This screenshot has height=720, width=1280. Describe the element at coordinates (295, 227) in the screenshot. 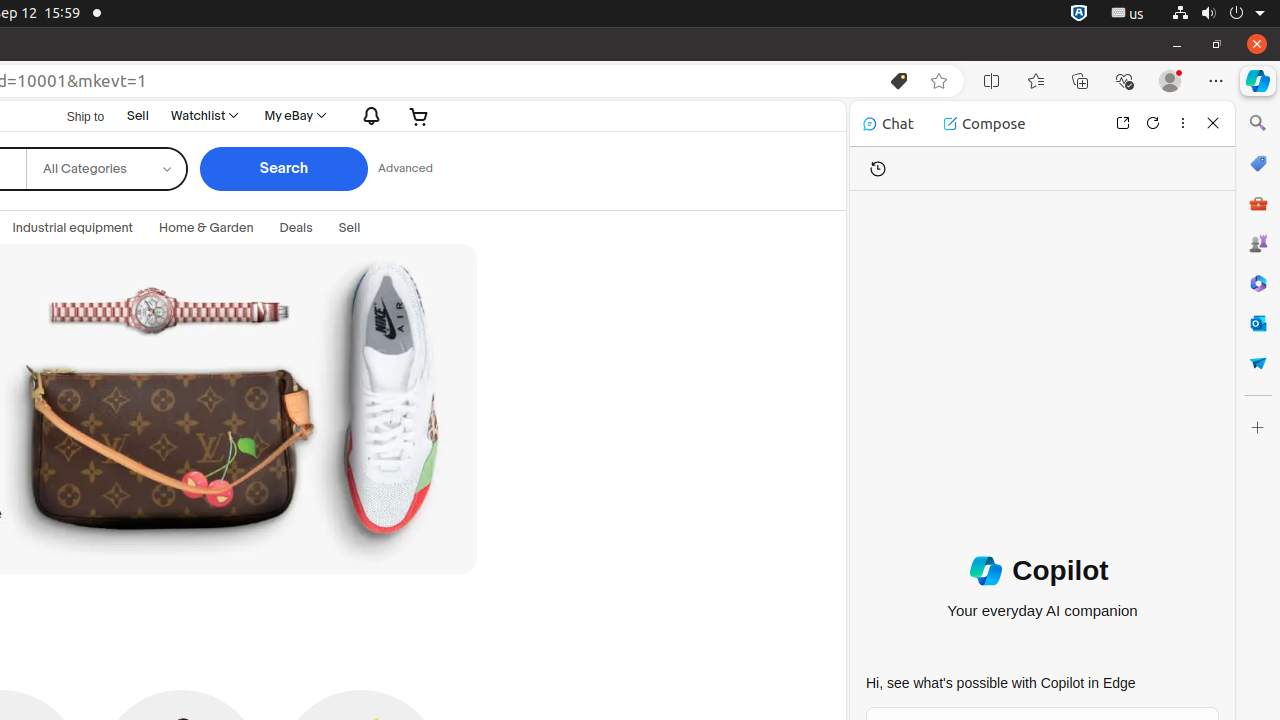

I see `'Deals'` at that location.